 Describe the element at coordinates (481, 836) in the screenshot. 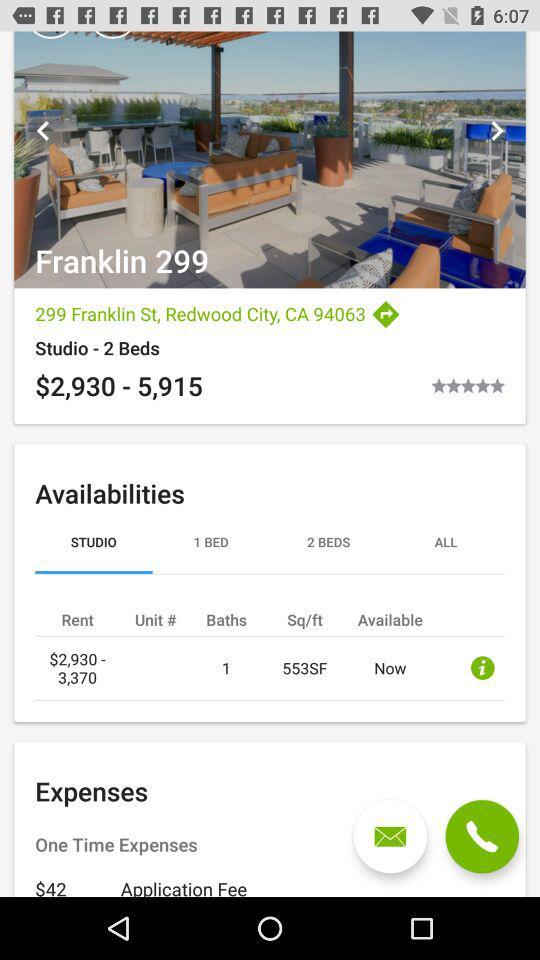

I see `the call icon` at that location.